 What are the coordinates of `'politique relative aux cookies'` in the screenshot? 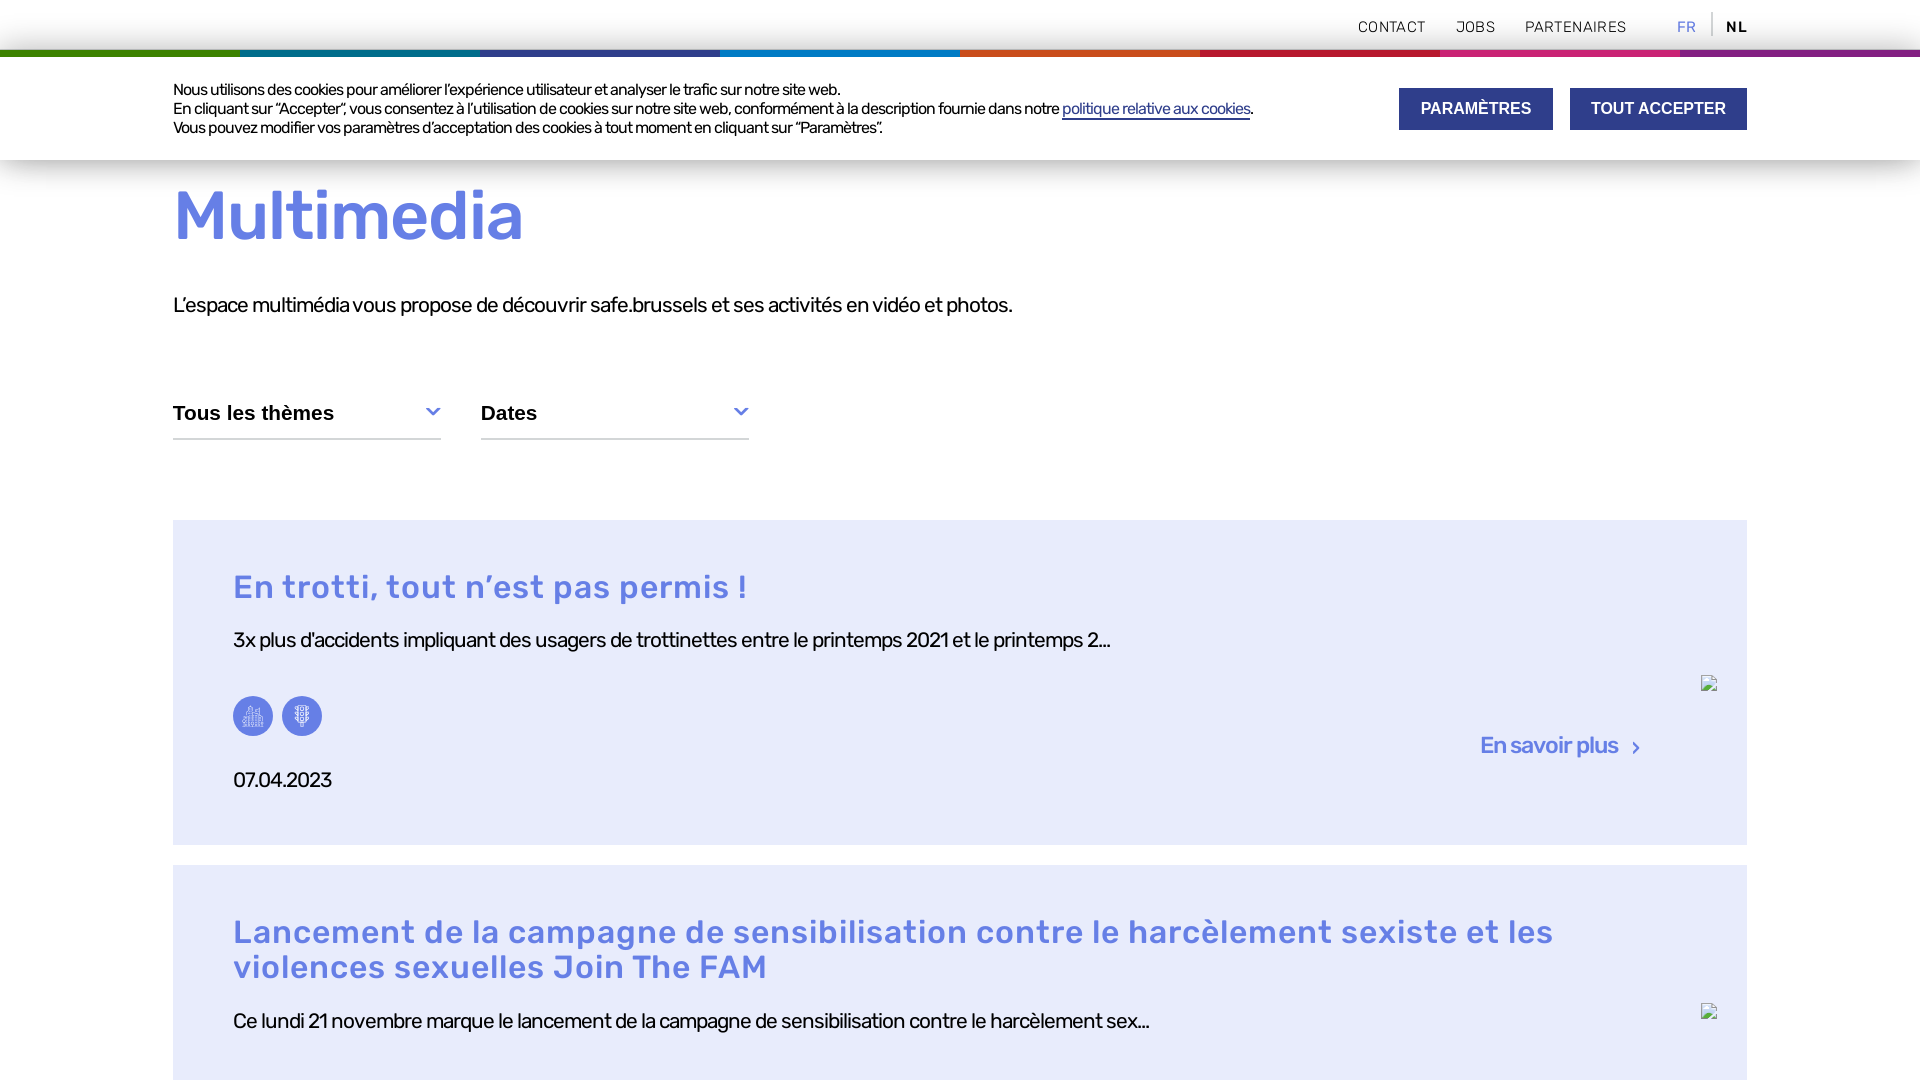 It's located at (1156, 109).